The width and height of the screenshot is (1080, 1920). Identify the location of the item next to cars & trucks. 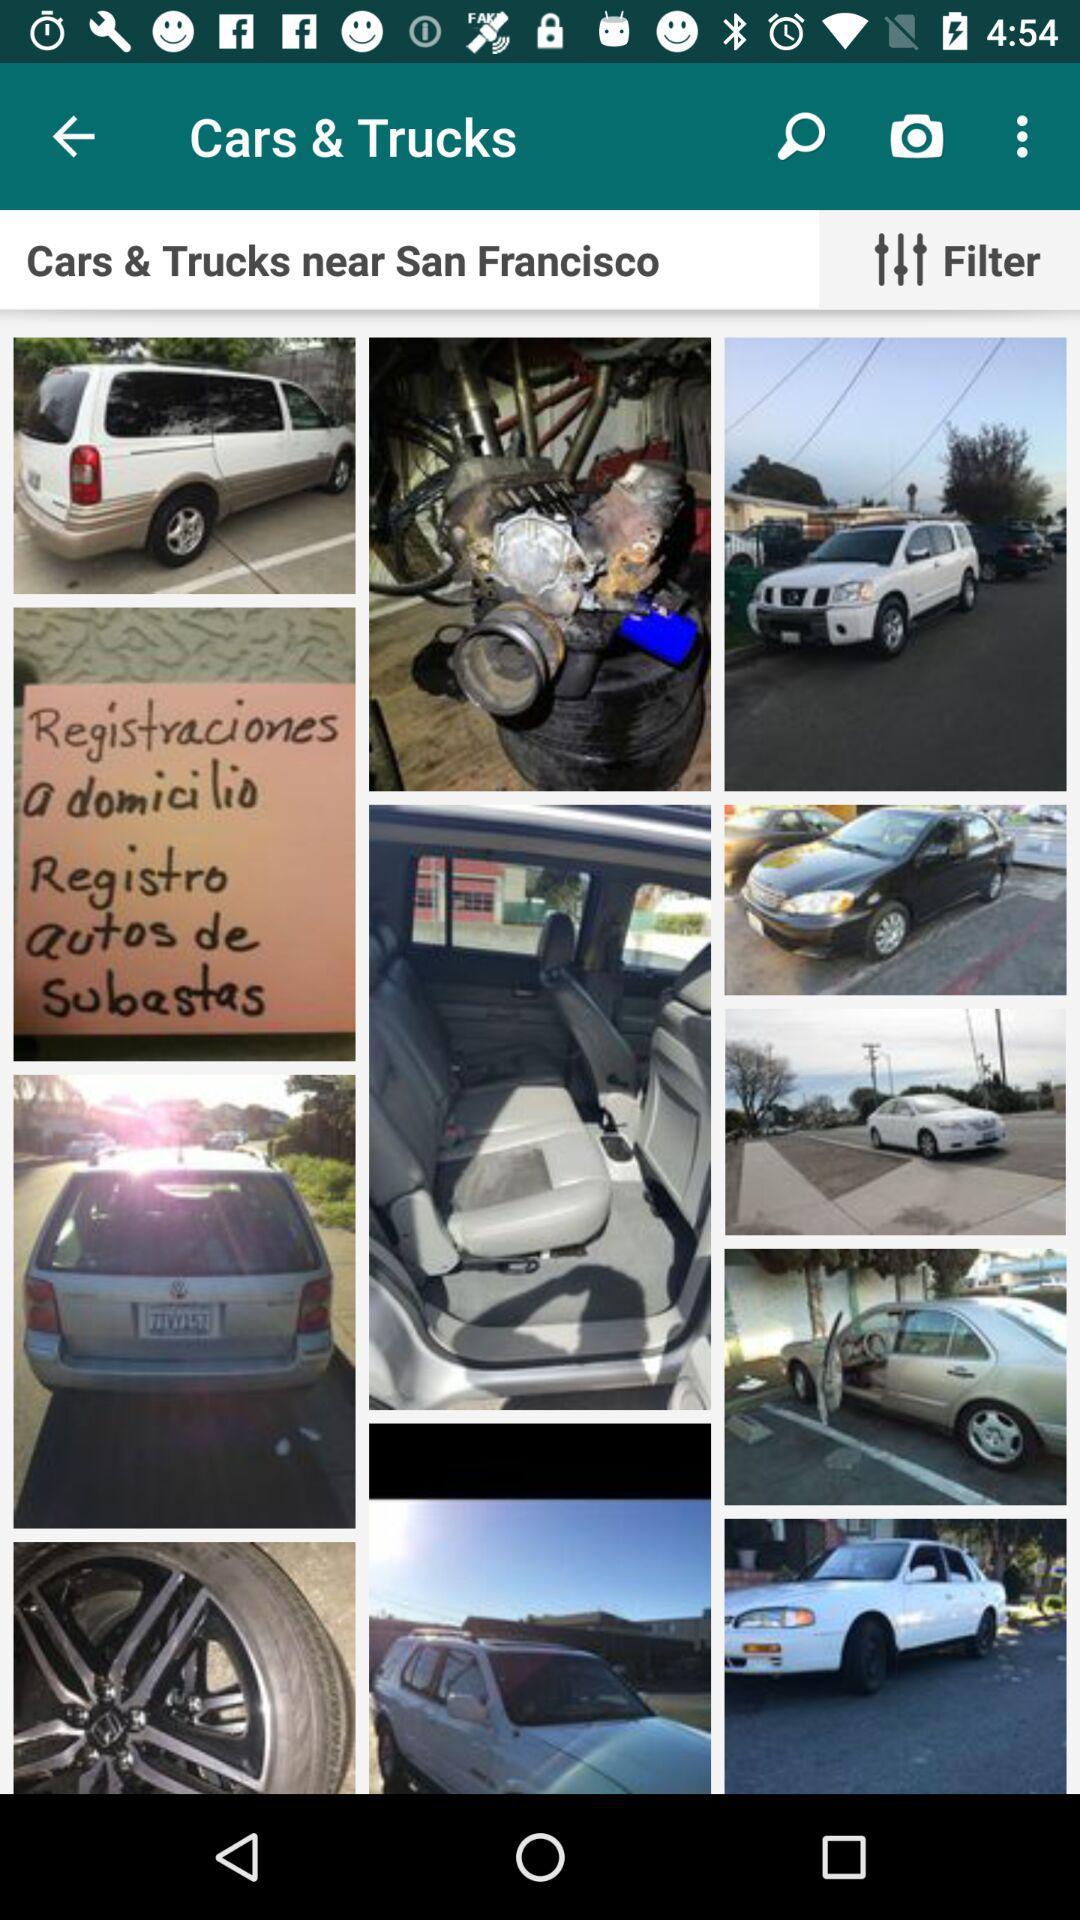
(800, 135).